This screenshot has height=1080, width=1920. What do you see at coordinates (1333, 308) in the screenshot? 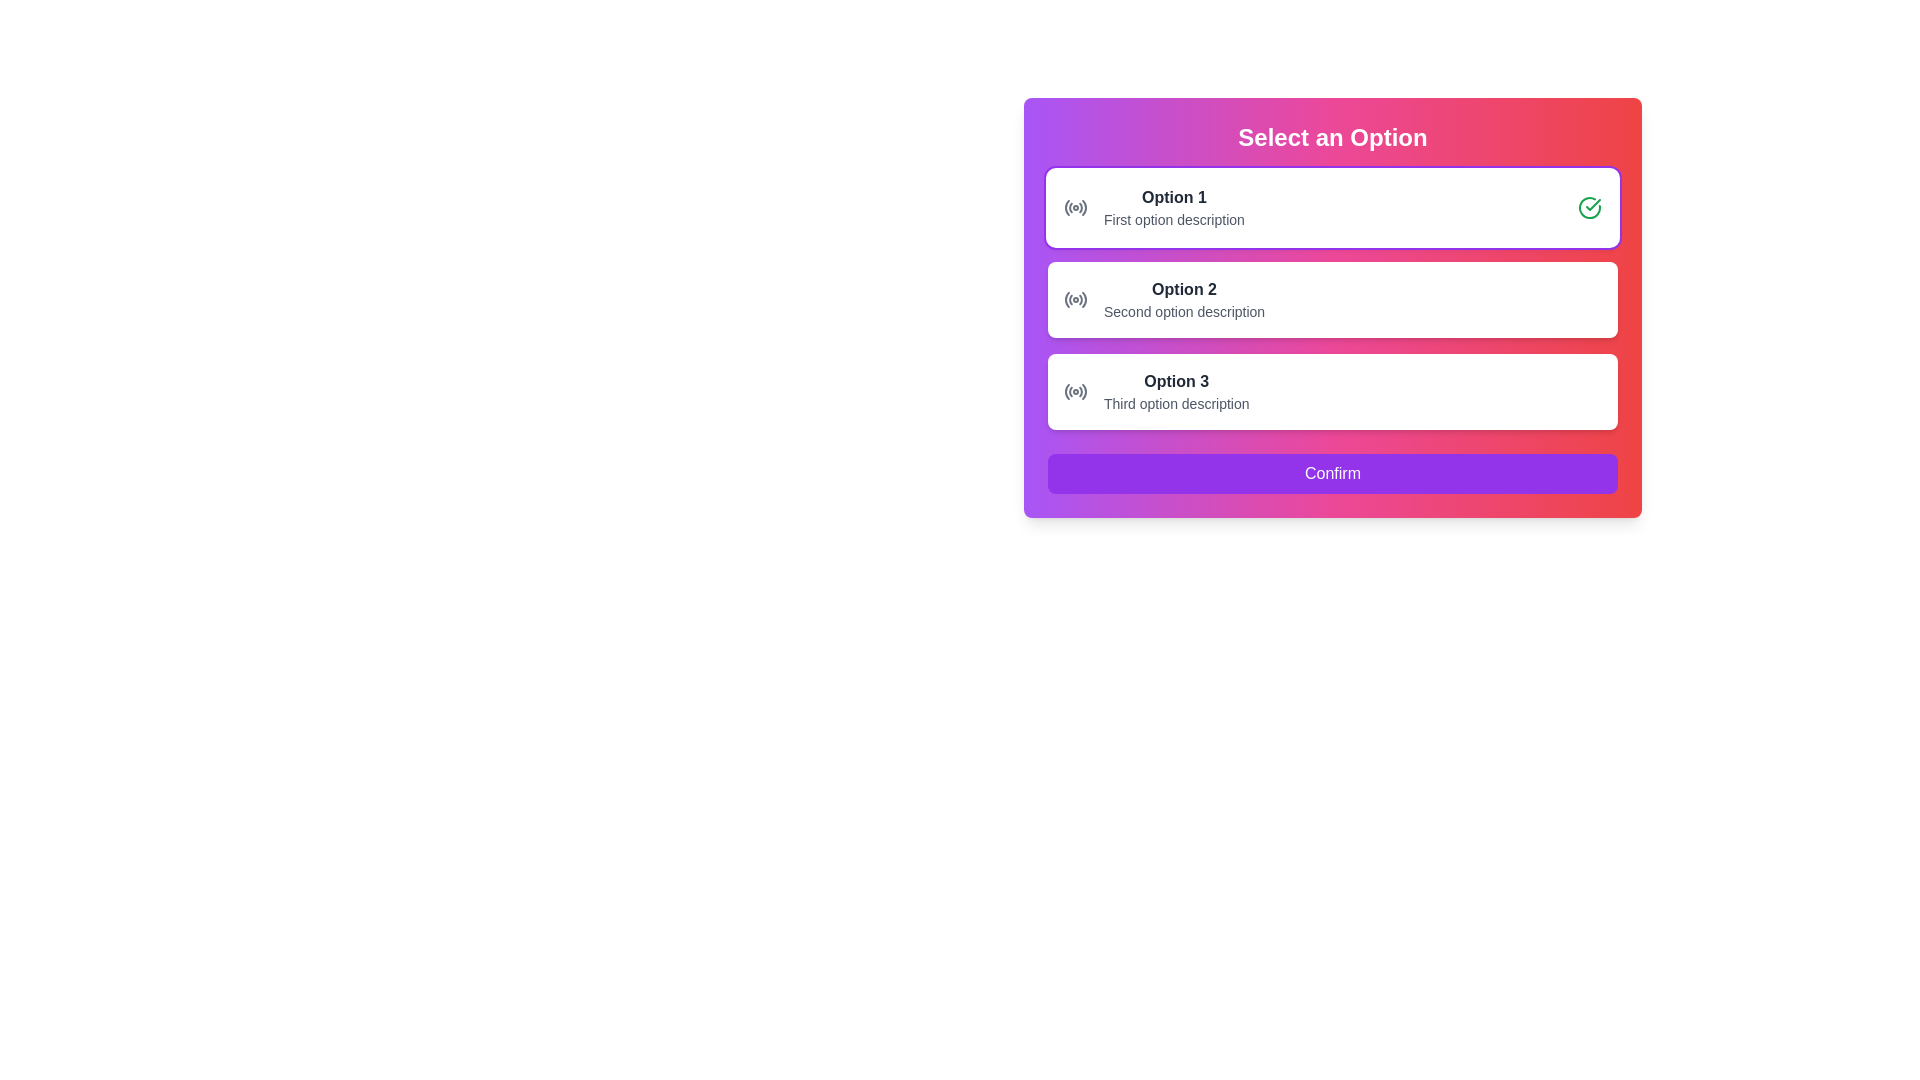
I see `the second option in the choice selection box located centrally in the modal below the title` at bounding box center [1333, 308].